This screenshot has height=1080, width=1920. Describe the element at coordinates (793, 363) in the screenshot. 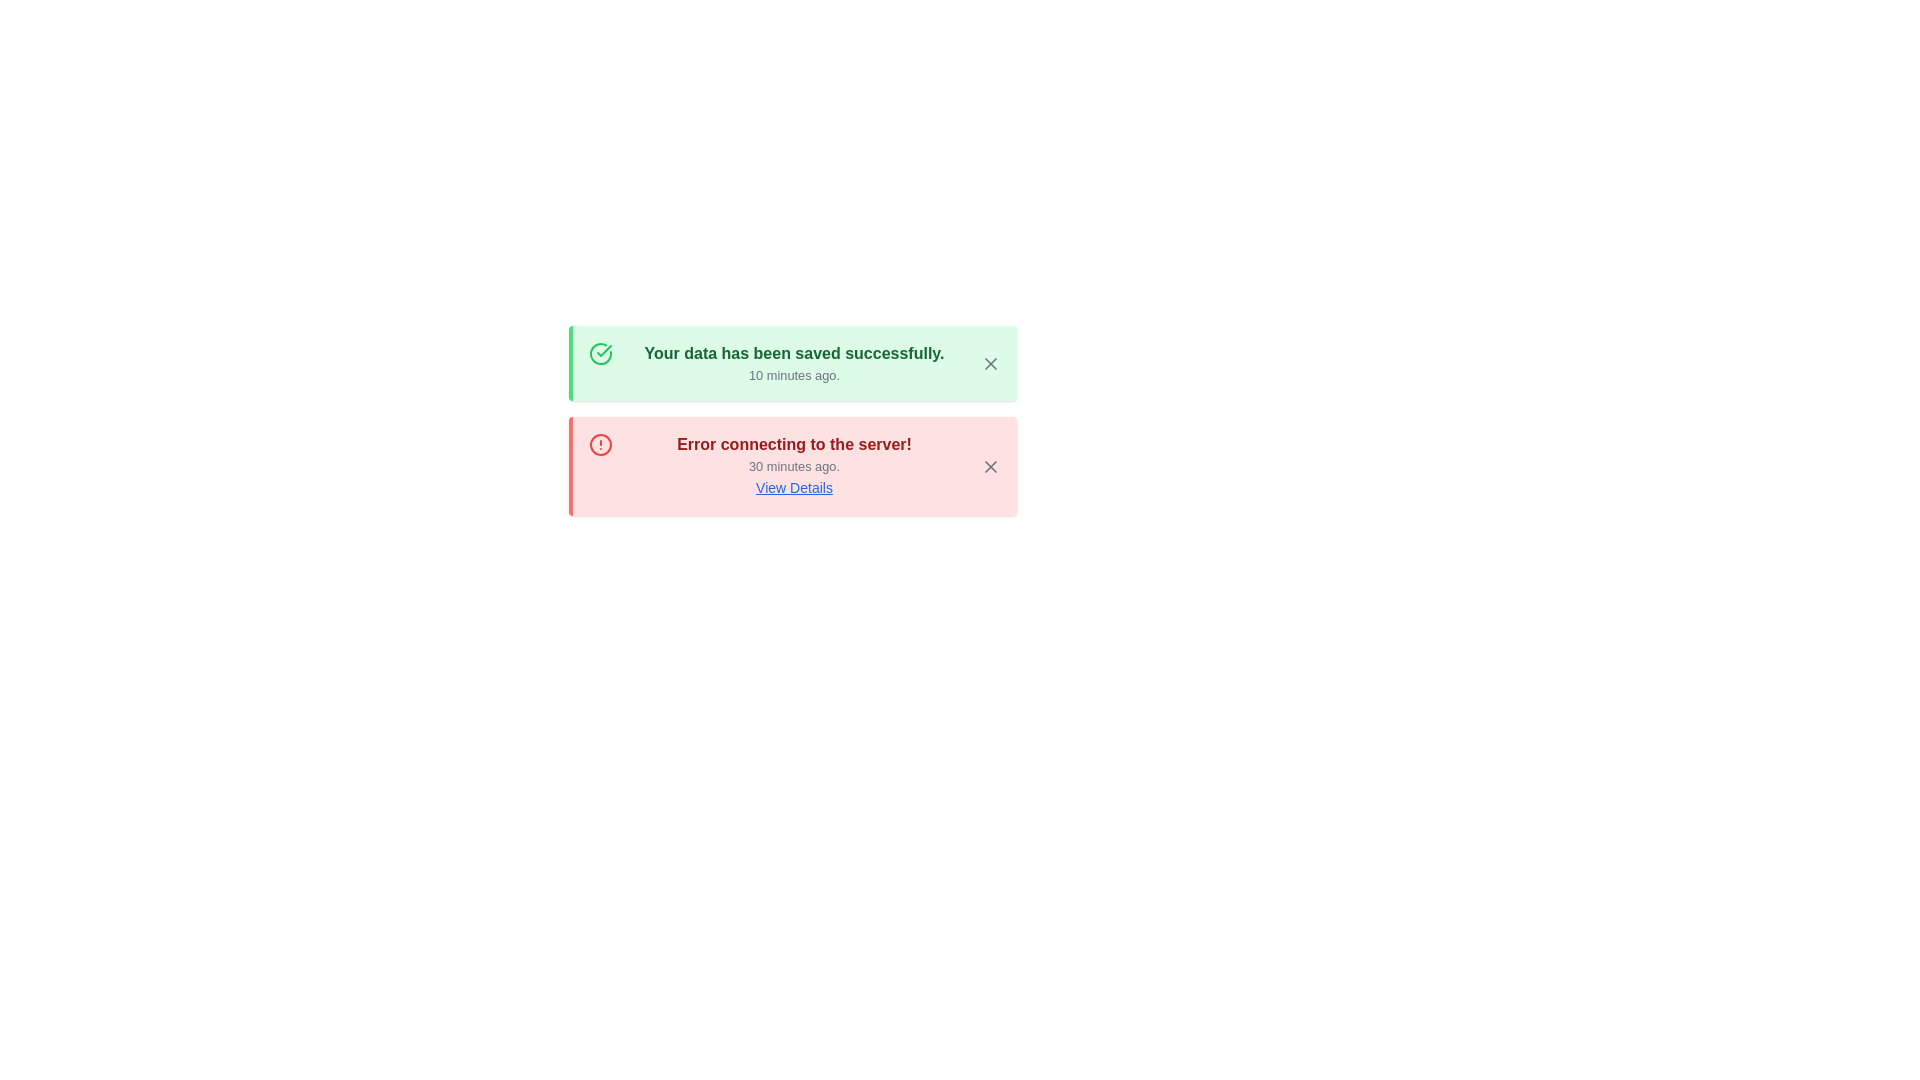

I see `notification text label indicating that the data has been successfully saved, which is located in the green notification box at the top of the two stacked notifications` at that location.